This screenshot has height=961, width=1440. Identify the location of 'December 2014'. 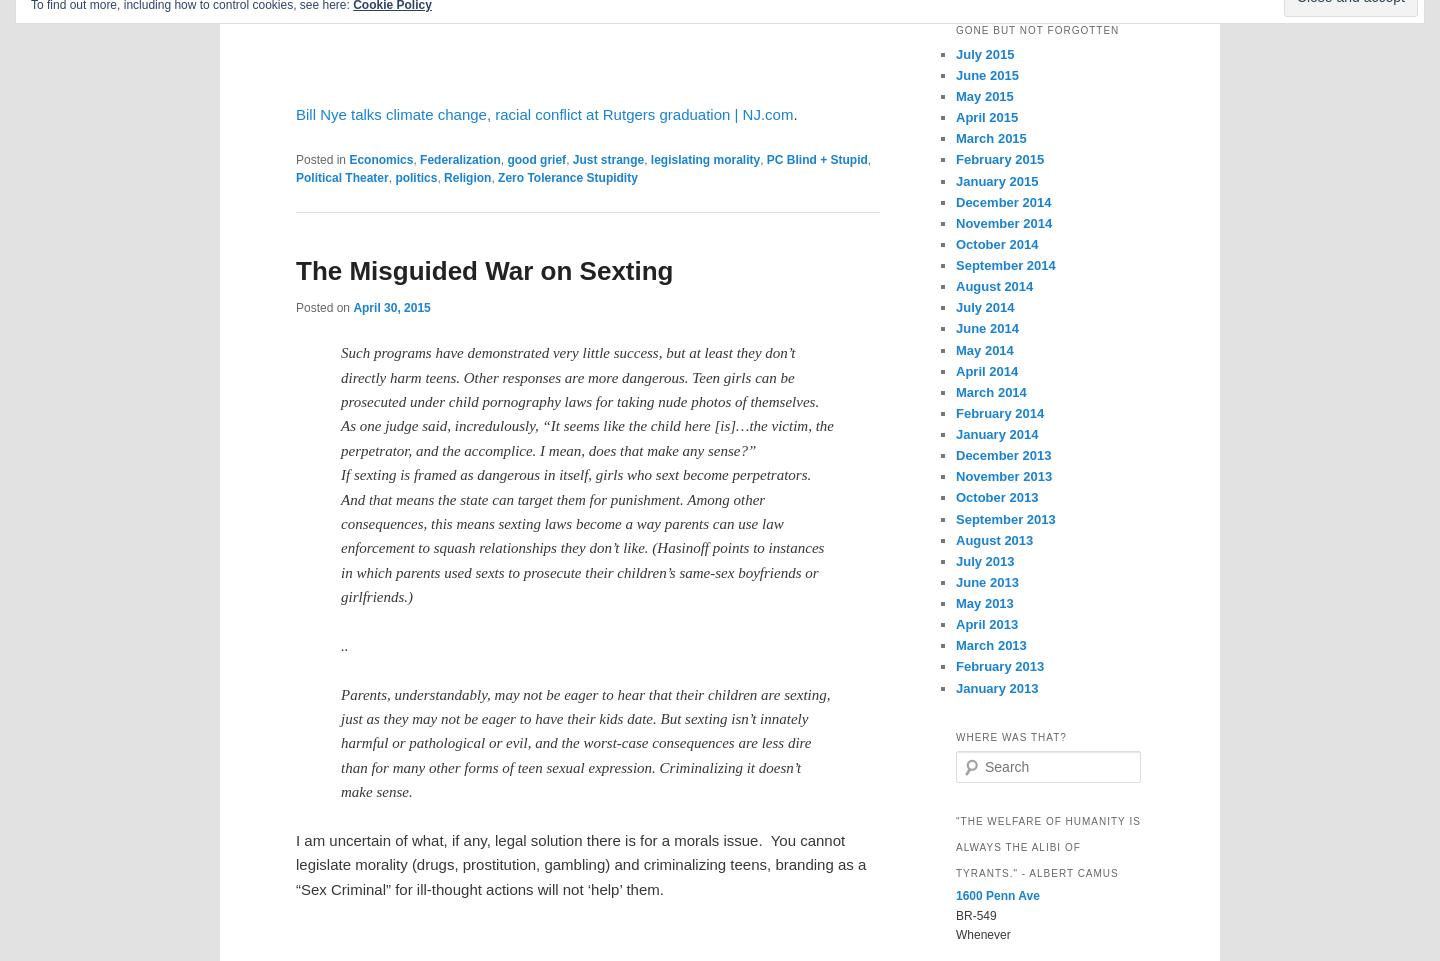
(1002, 201).